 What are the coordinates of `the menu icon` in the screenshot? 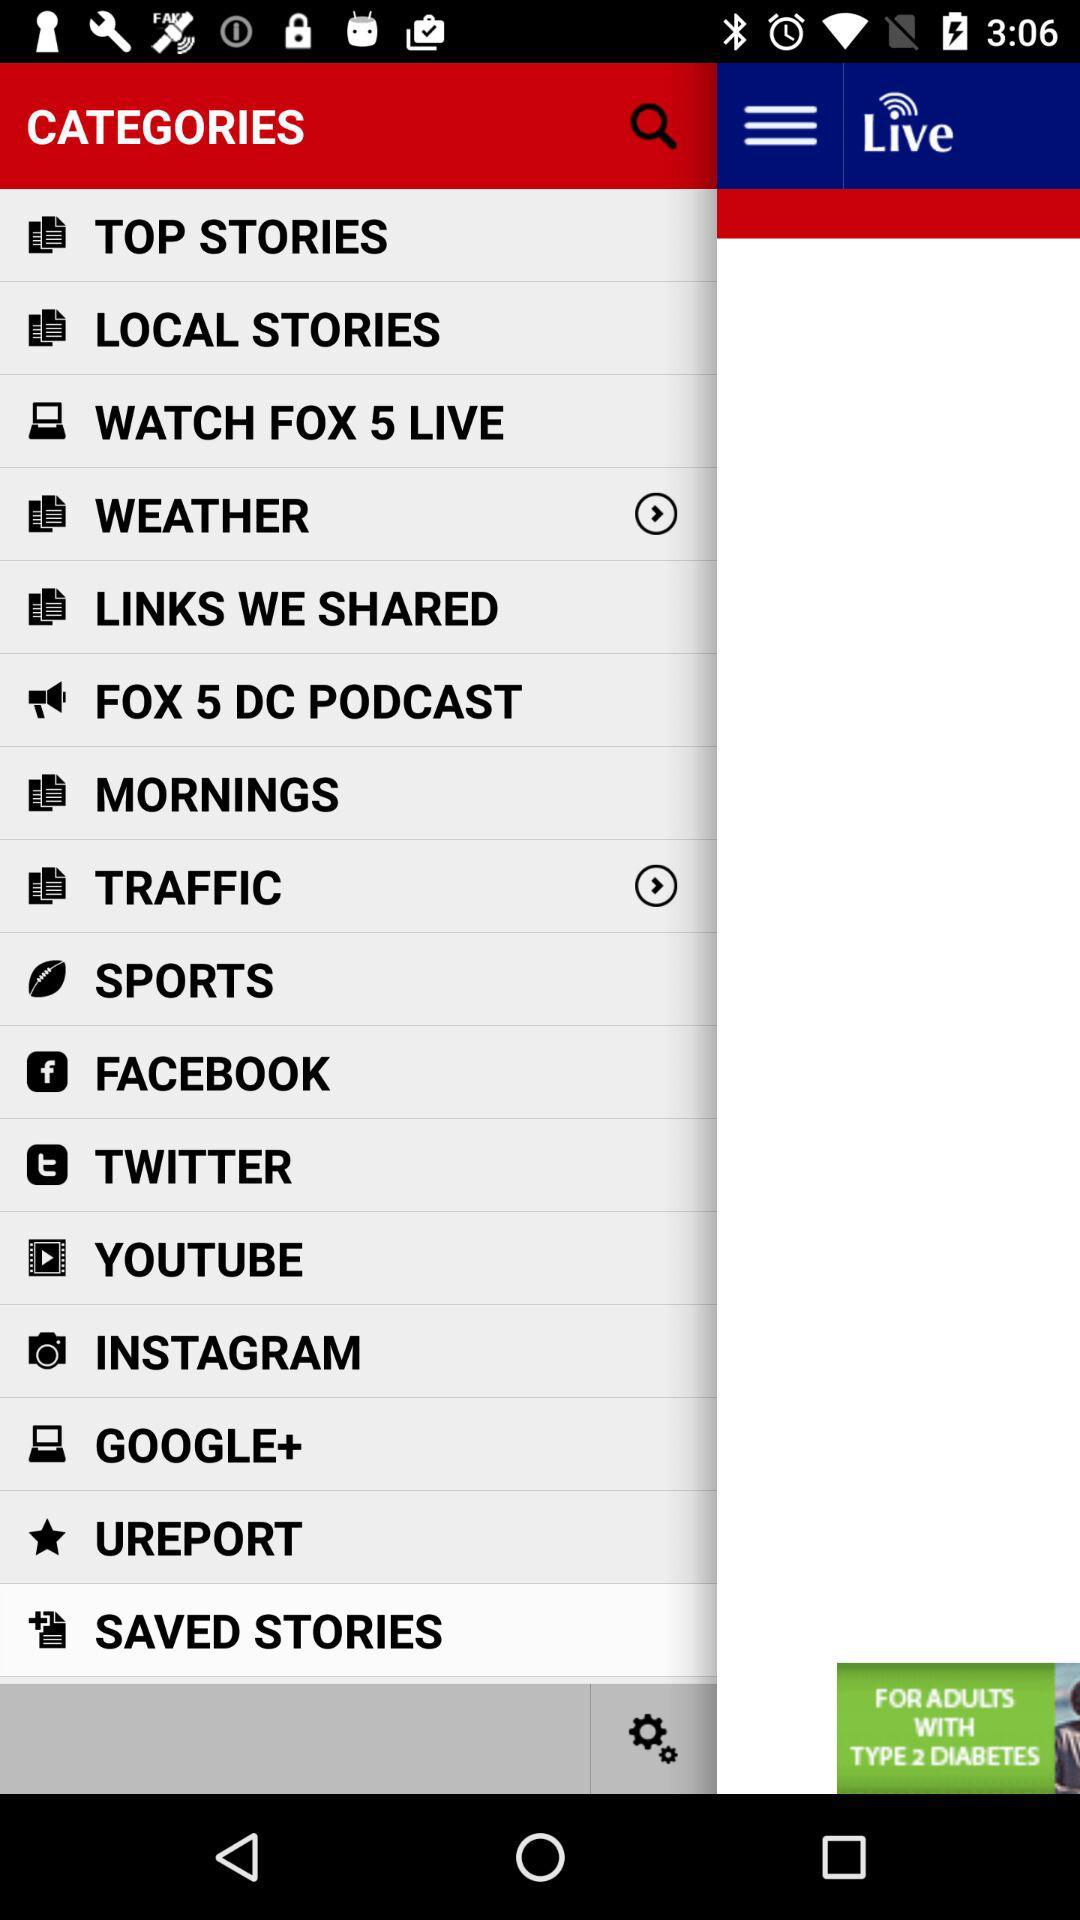 It's located at (778, 124).